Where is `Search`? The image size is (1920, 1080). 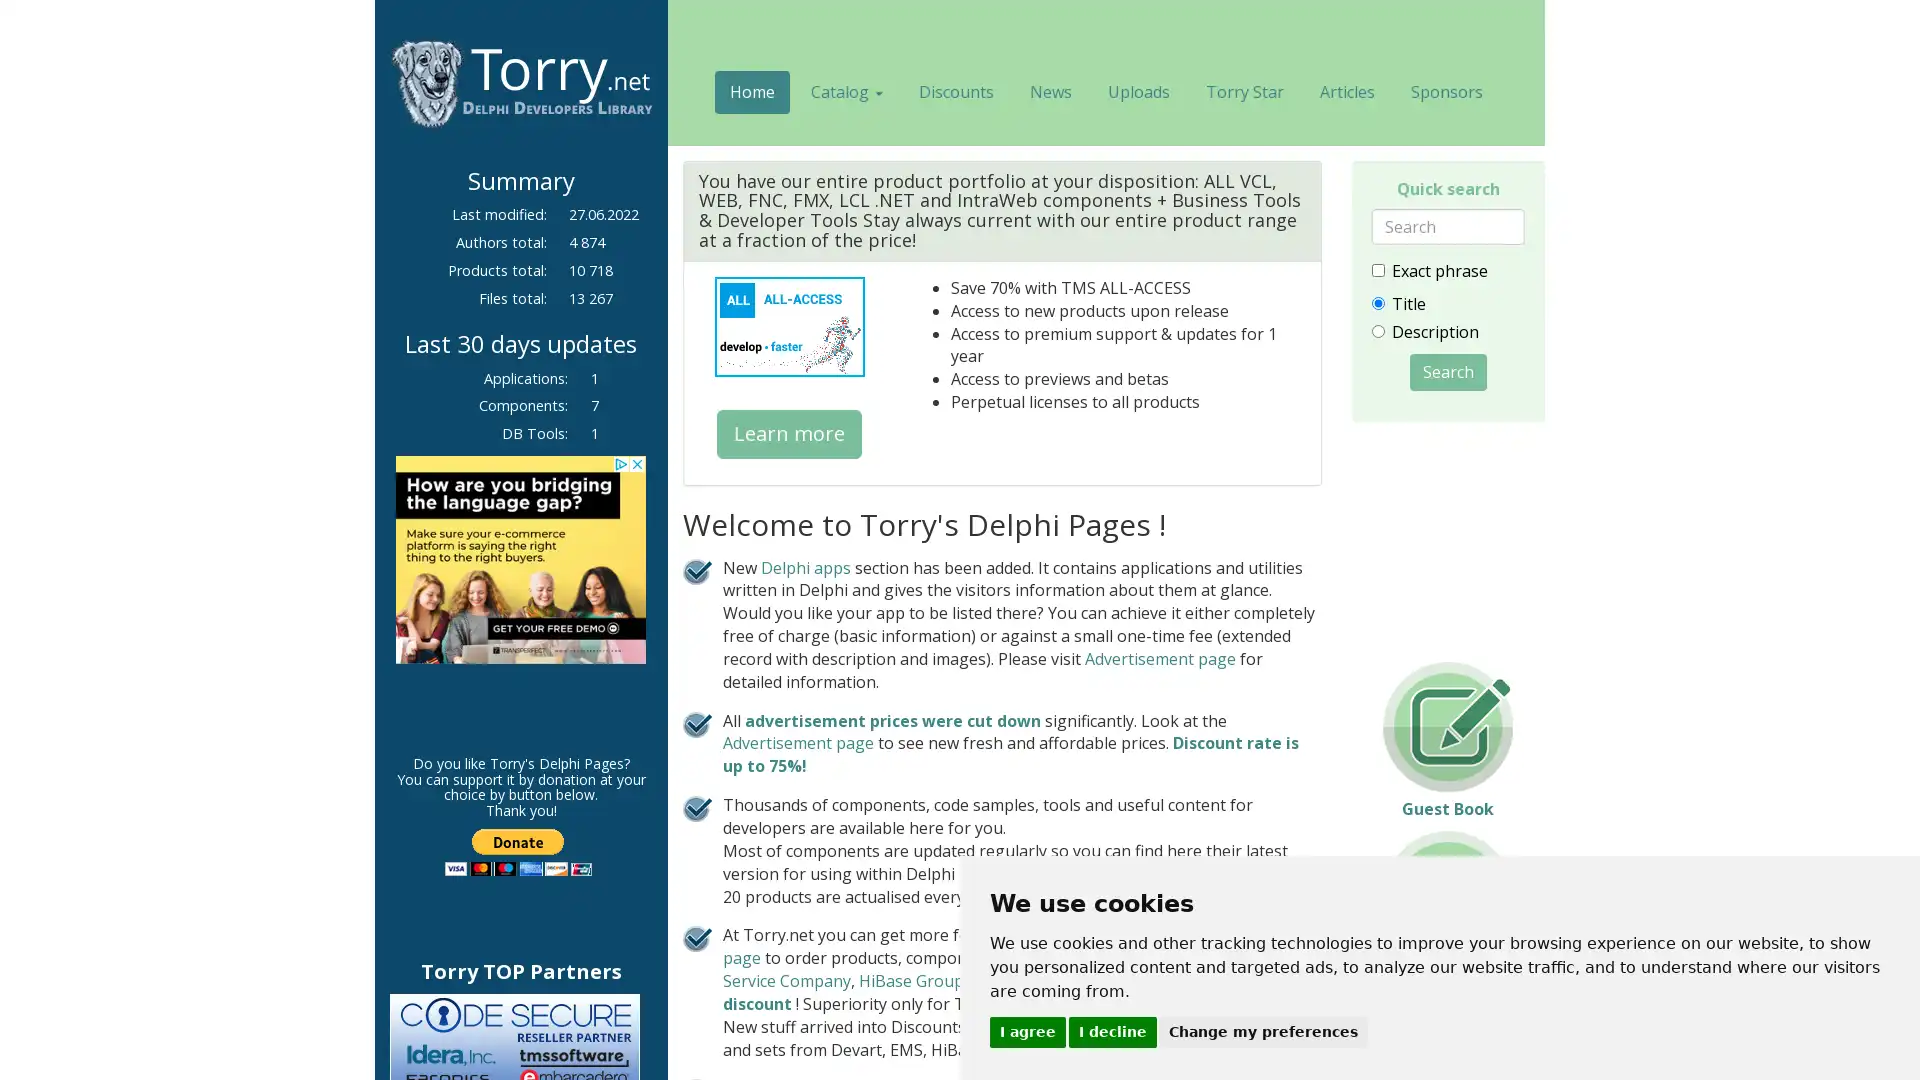
Search is located at coordinates (1447, 371).